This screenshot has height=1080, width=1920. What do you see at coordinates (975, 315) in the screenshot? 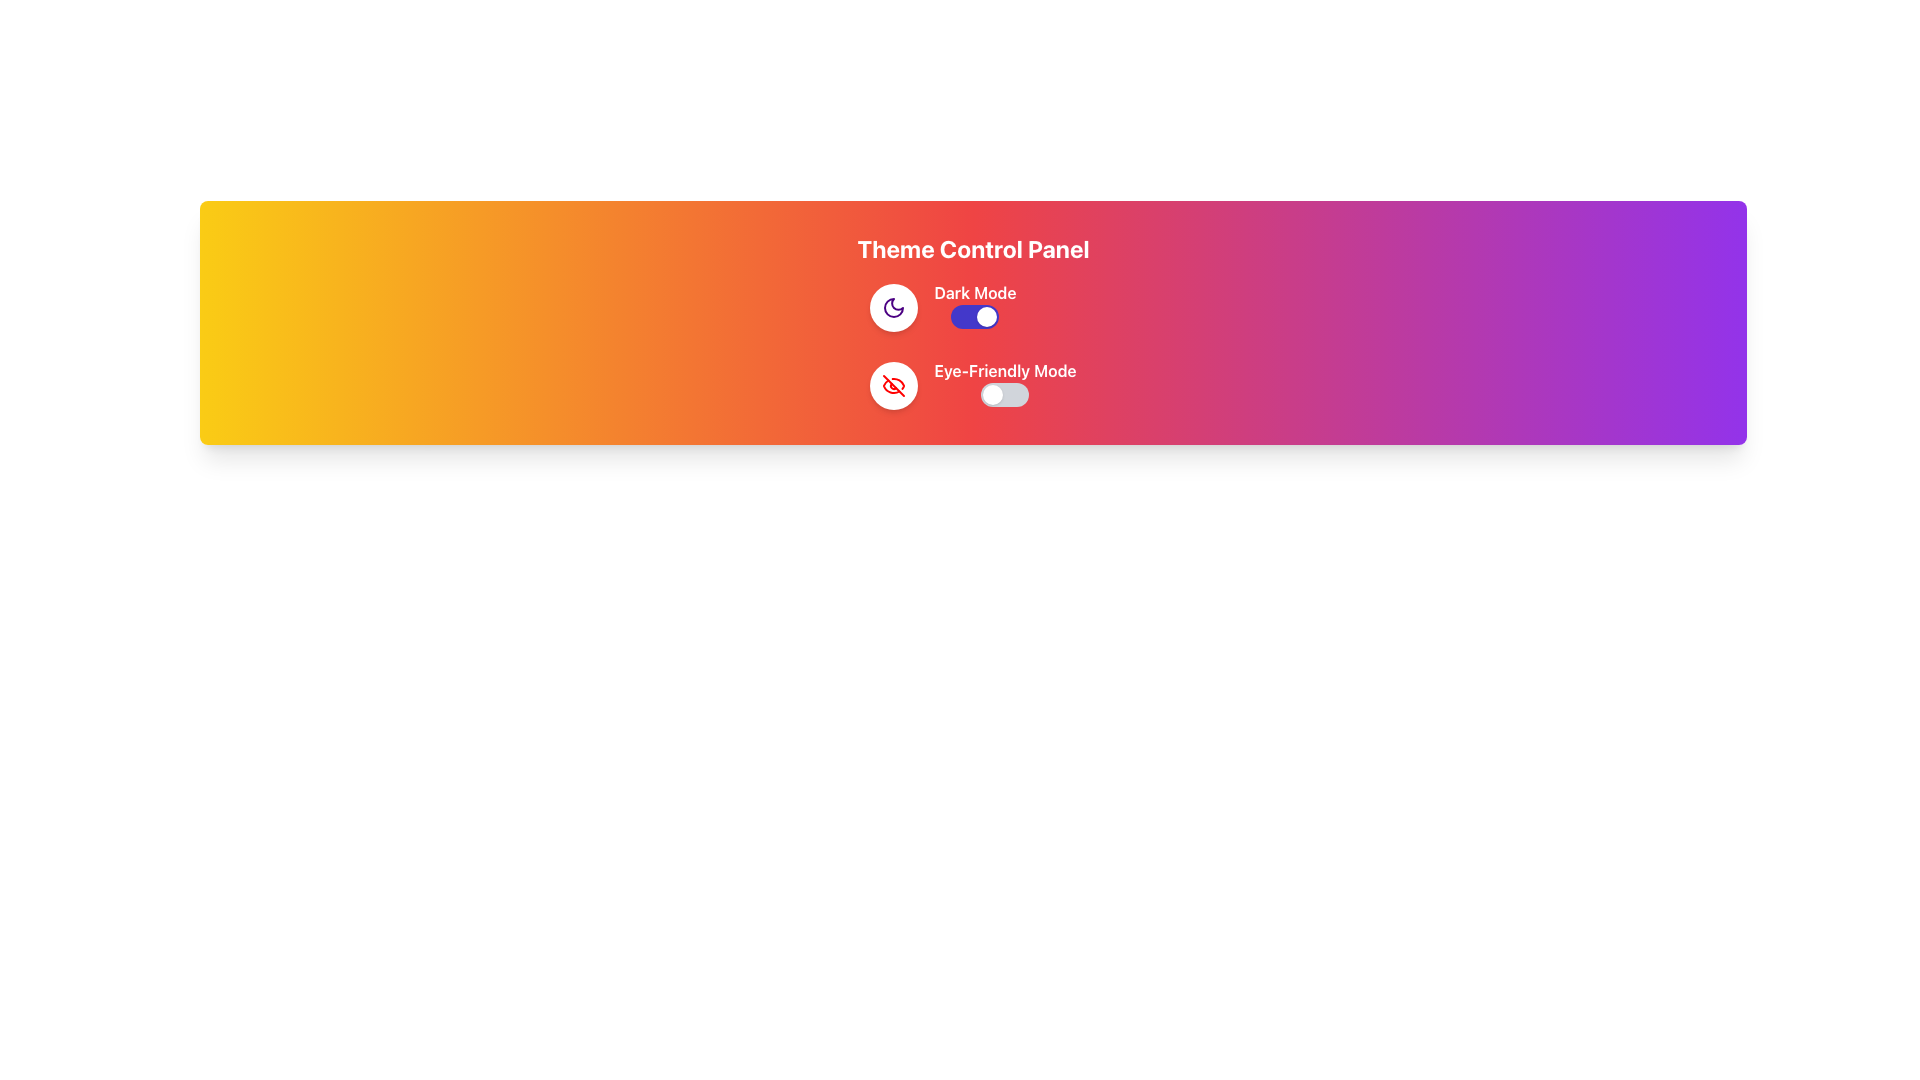
I see `the white knob of the 'Dark Mode' toggle switch` at bounding box center [975, 315].